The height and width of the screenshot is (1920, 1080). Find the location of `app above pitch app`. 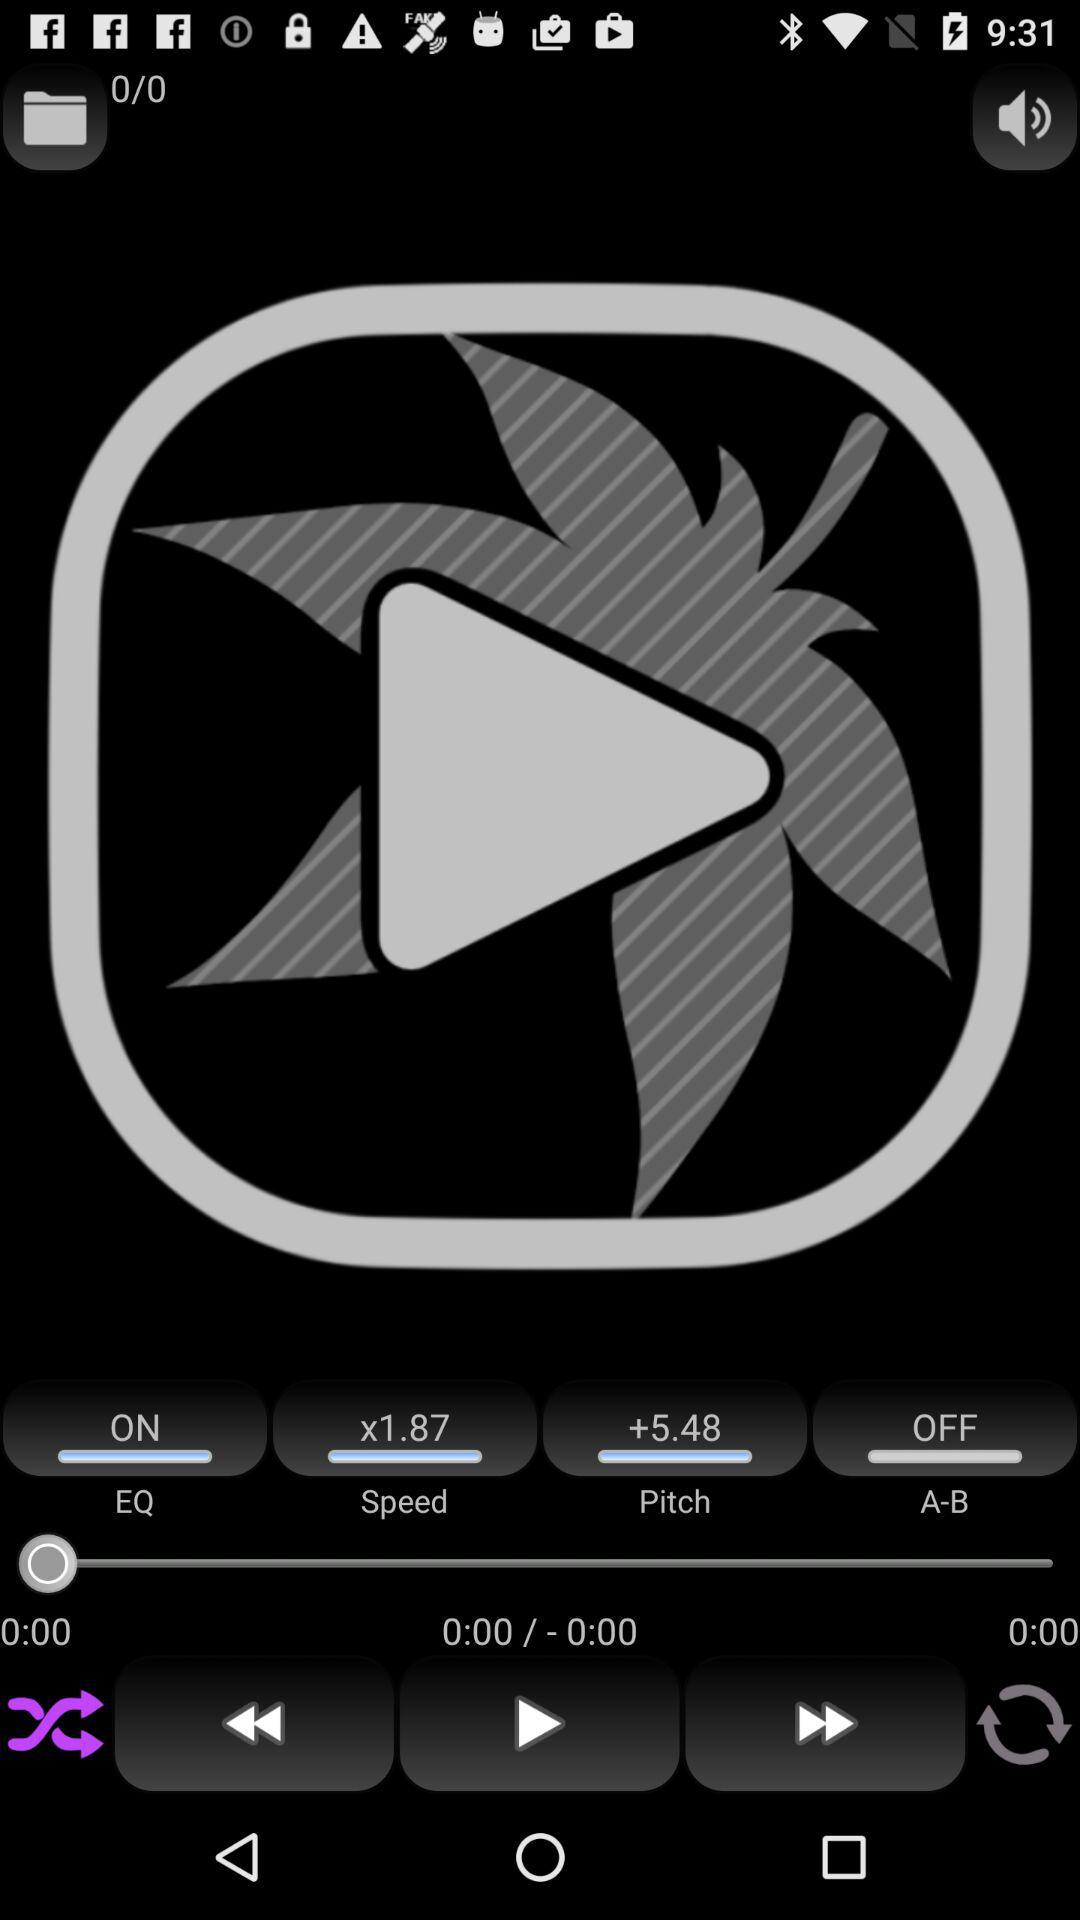

app above pitch app is located at coordinates (675, 1428).